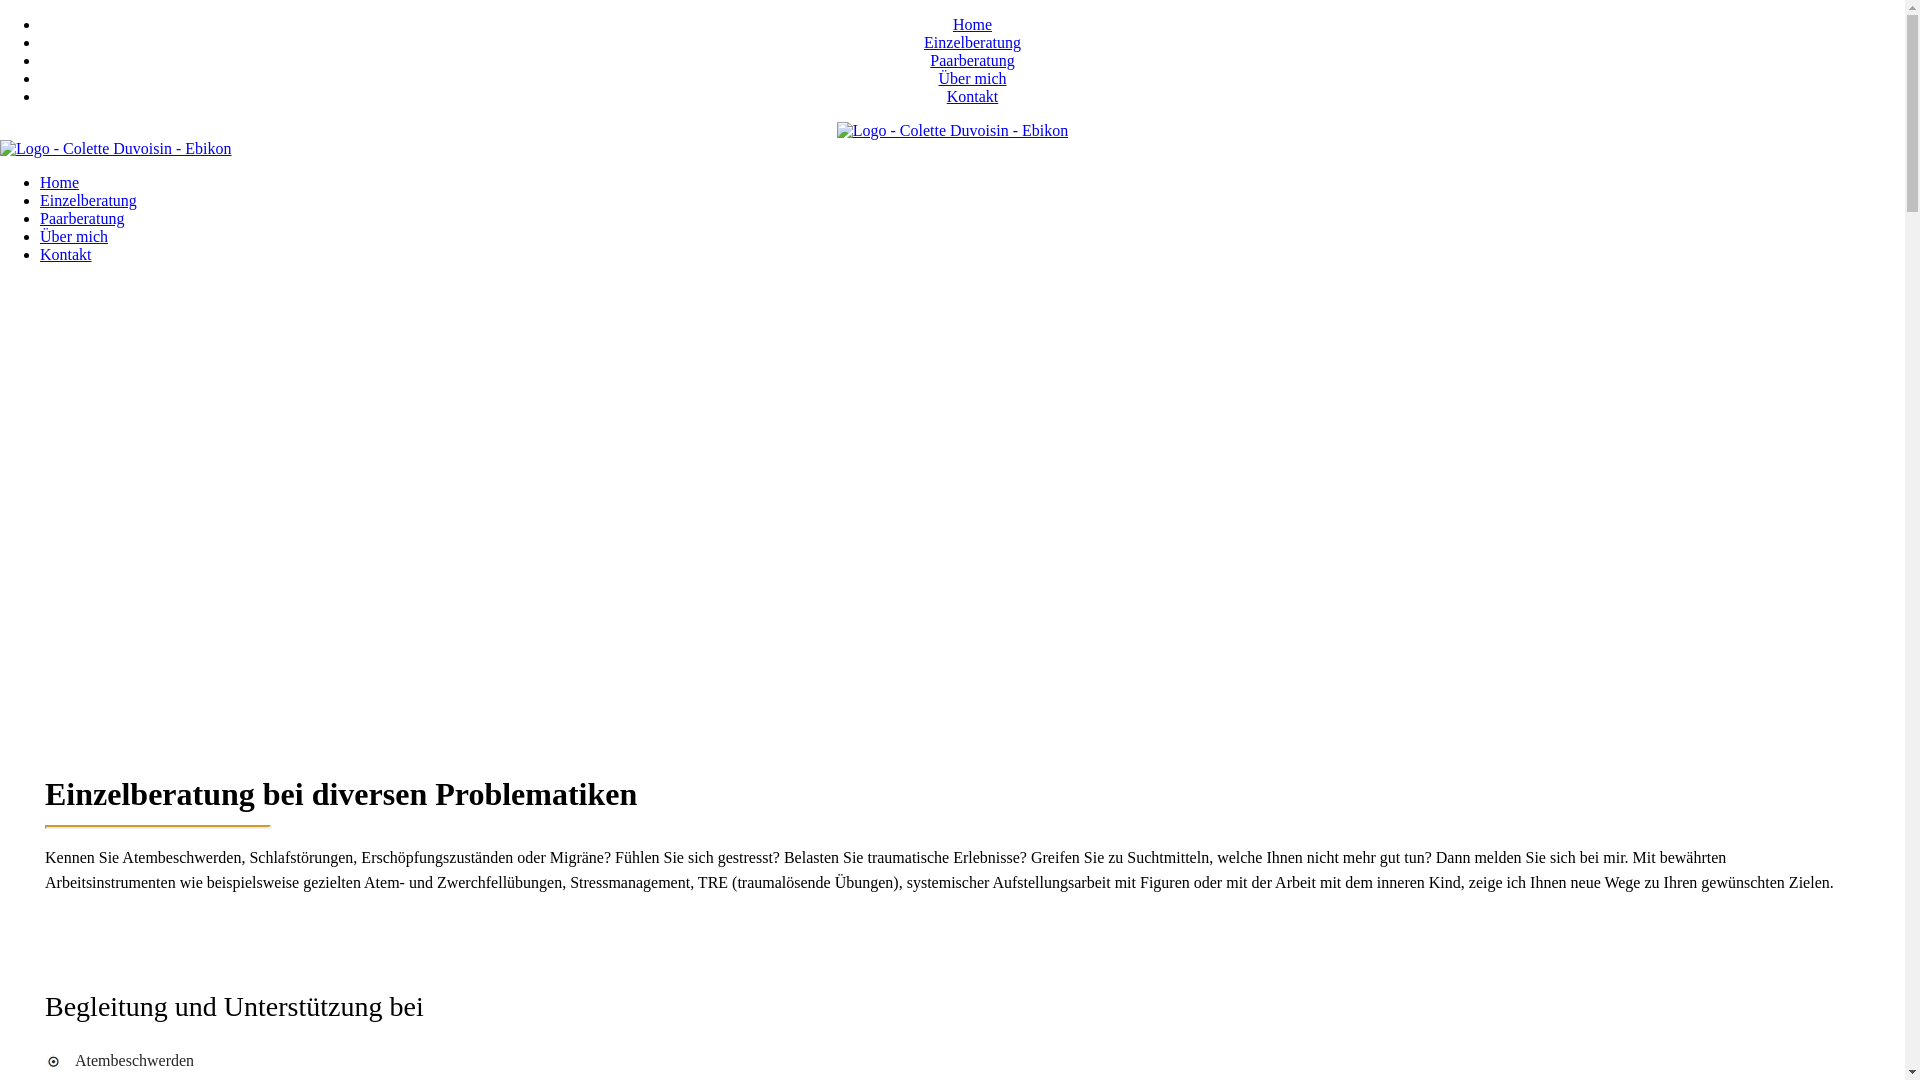 This screenshot has height=1080, width=1920. Describe the element at coordinates (972, 42) in the screenshot. I see `'Einzelberatung'` at that location.